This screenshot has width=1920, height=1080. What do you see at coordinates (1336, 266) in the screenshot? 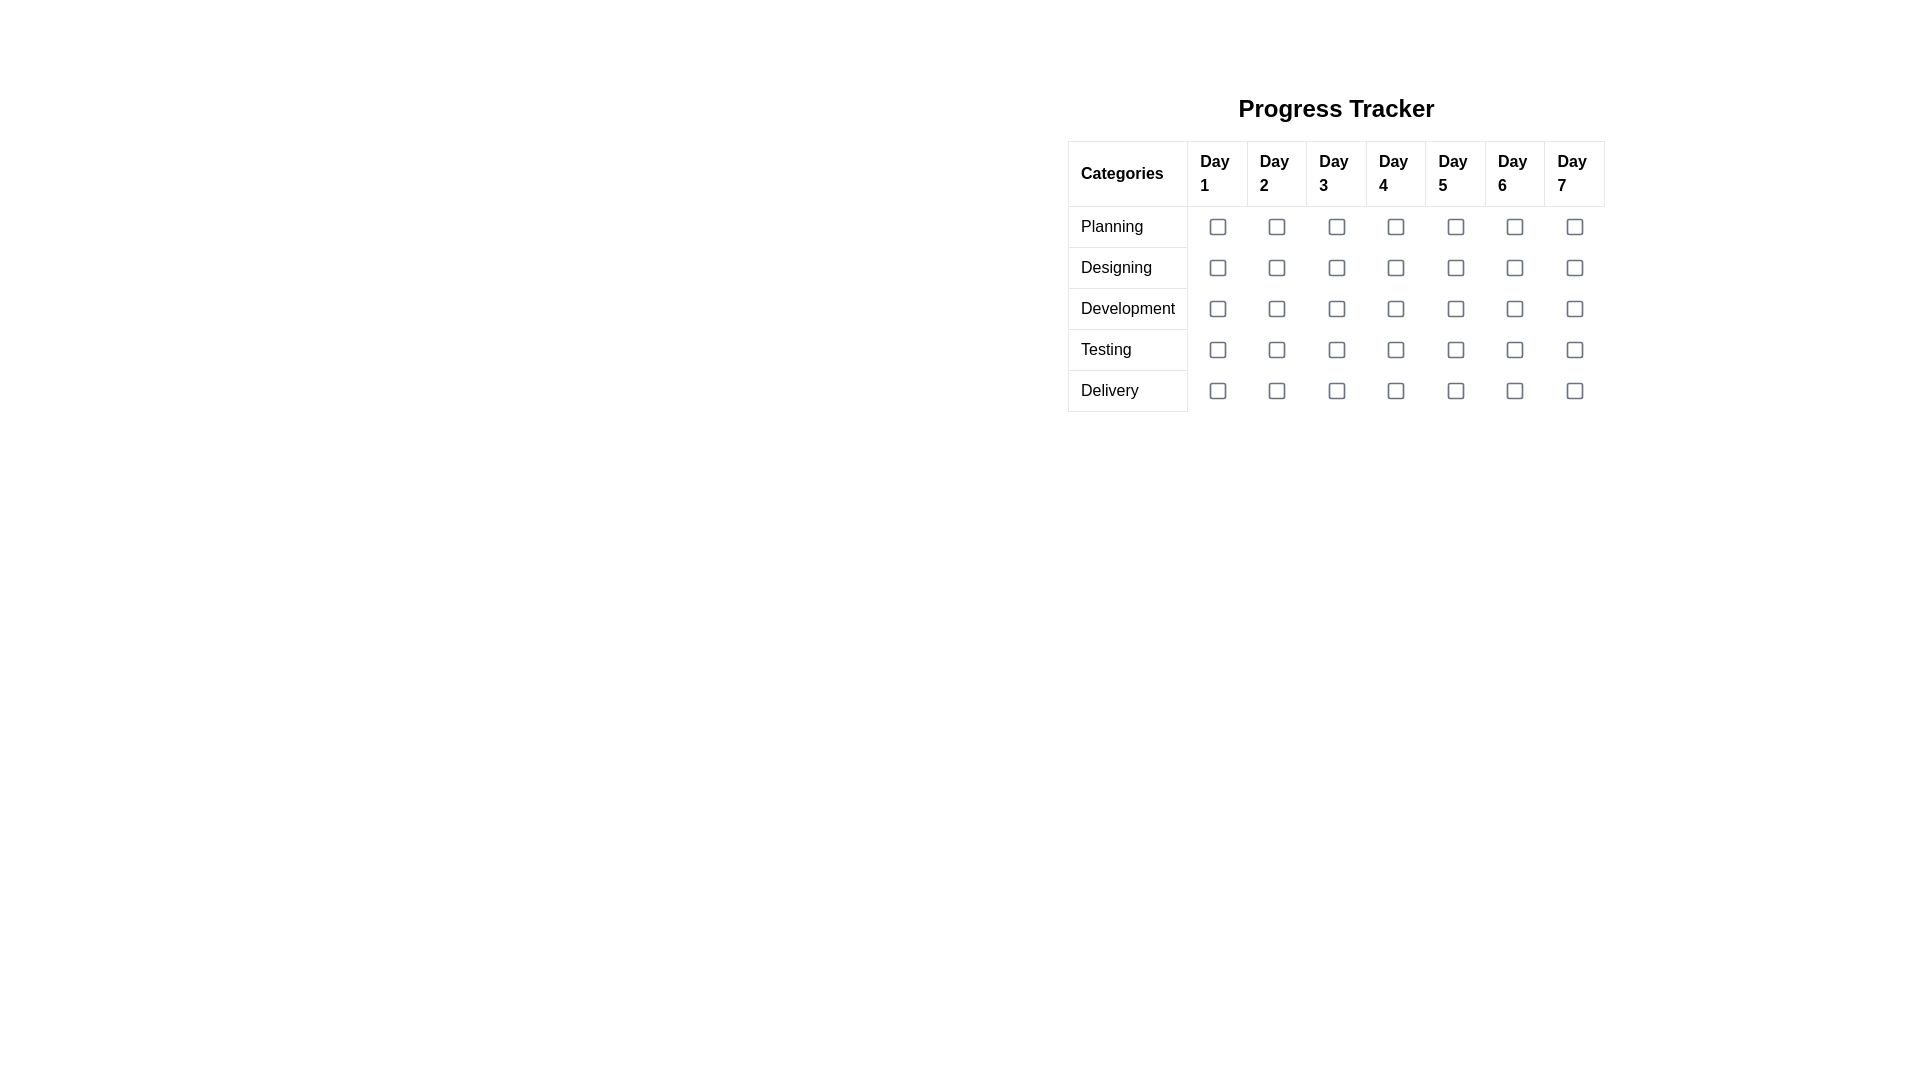
I see `the row corresponding to the category Designing` at bounding box center [1336, 266].